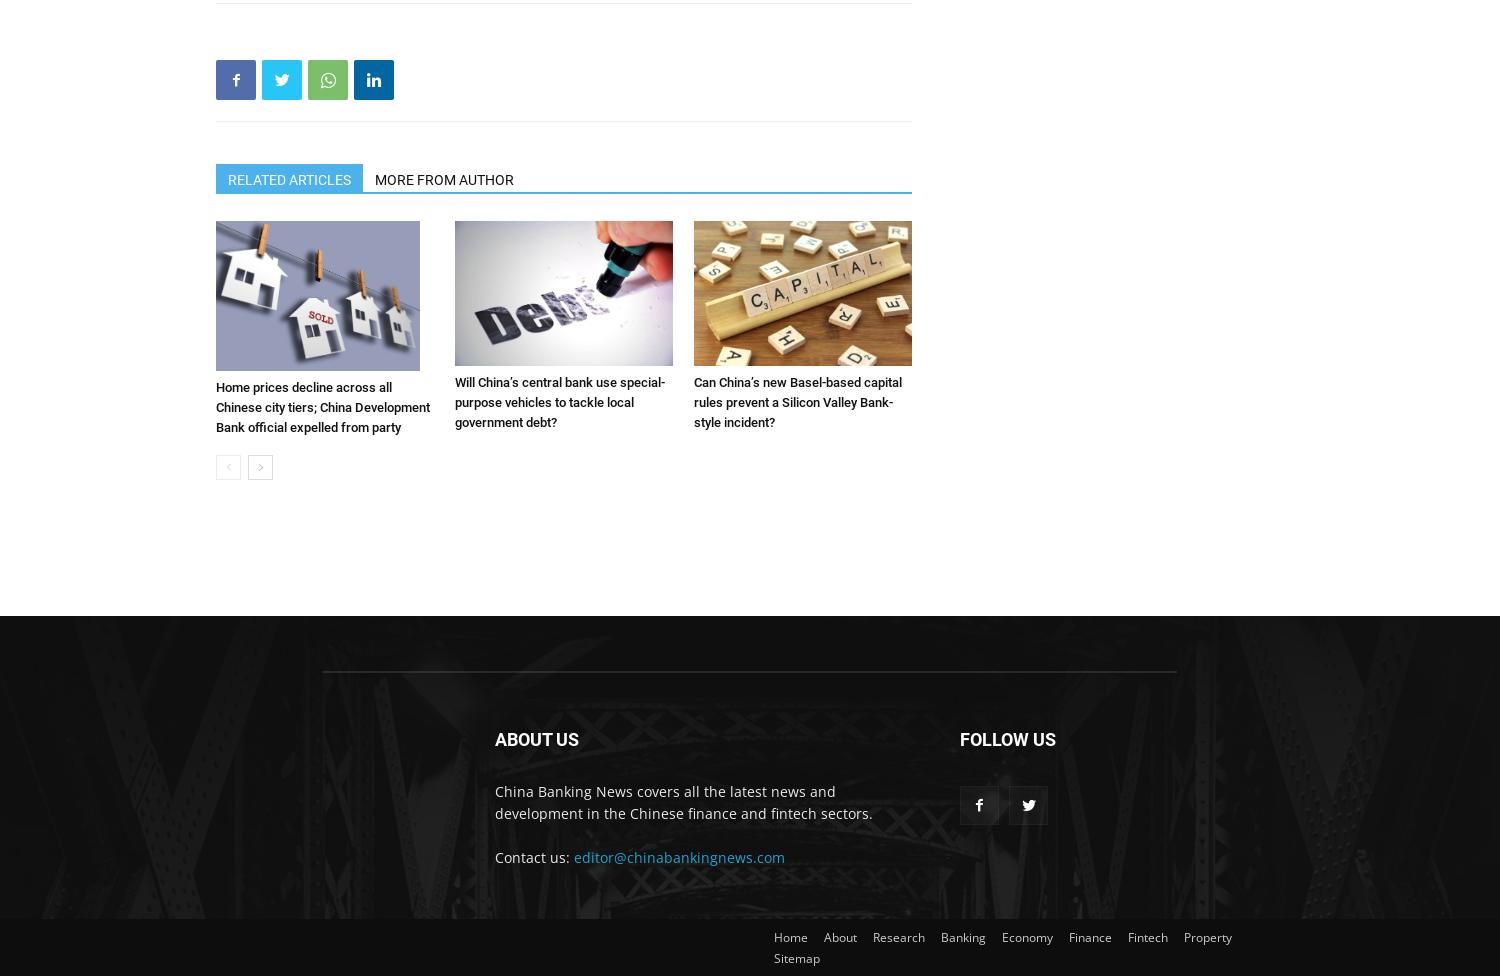 This screenshot has width=1500, height=976. What do you see at coordinates (494, 855) in the screenshot?
I see `'Contact us:'` at bounding box center [494, 855].